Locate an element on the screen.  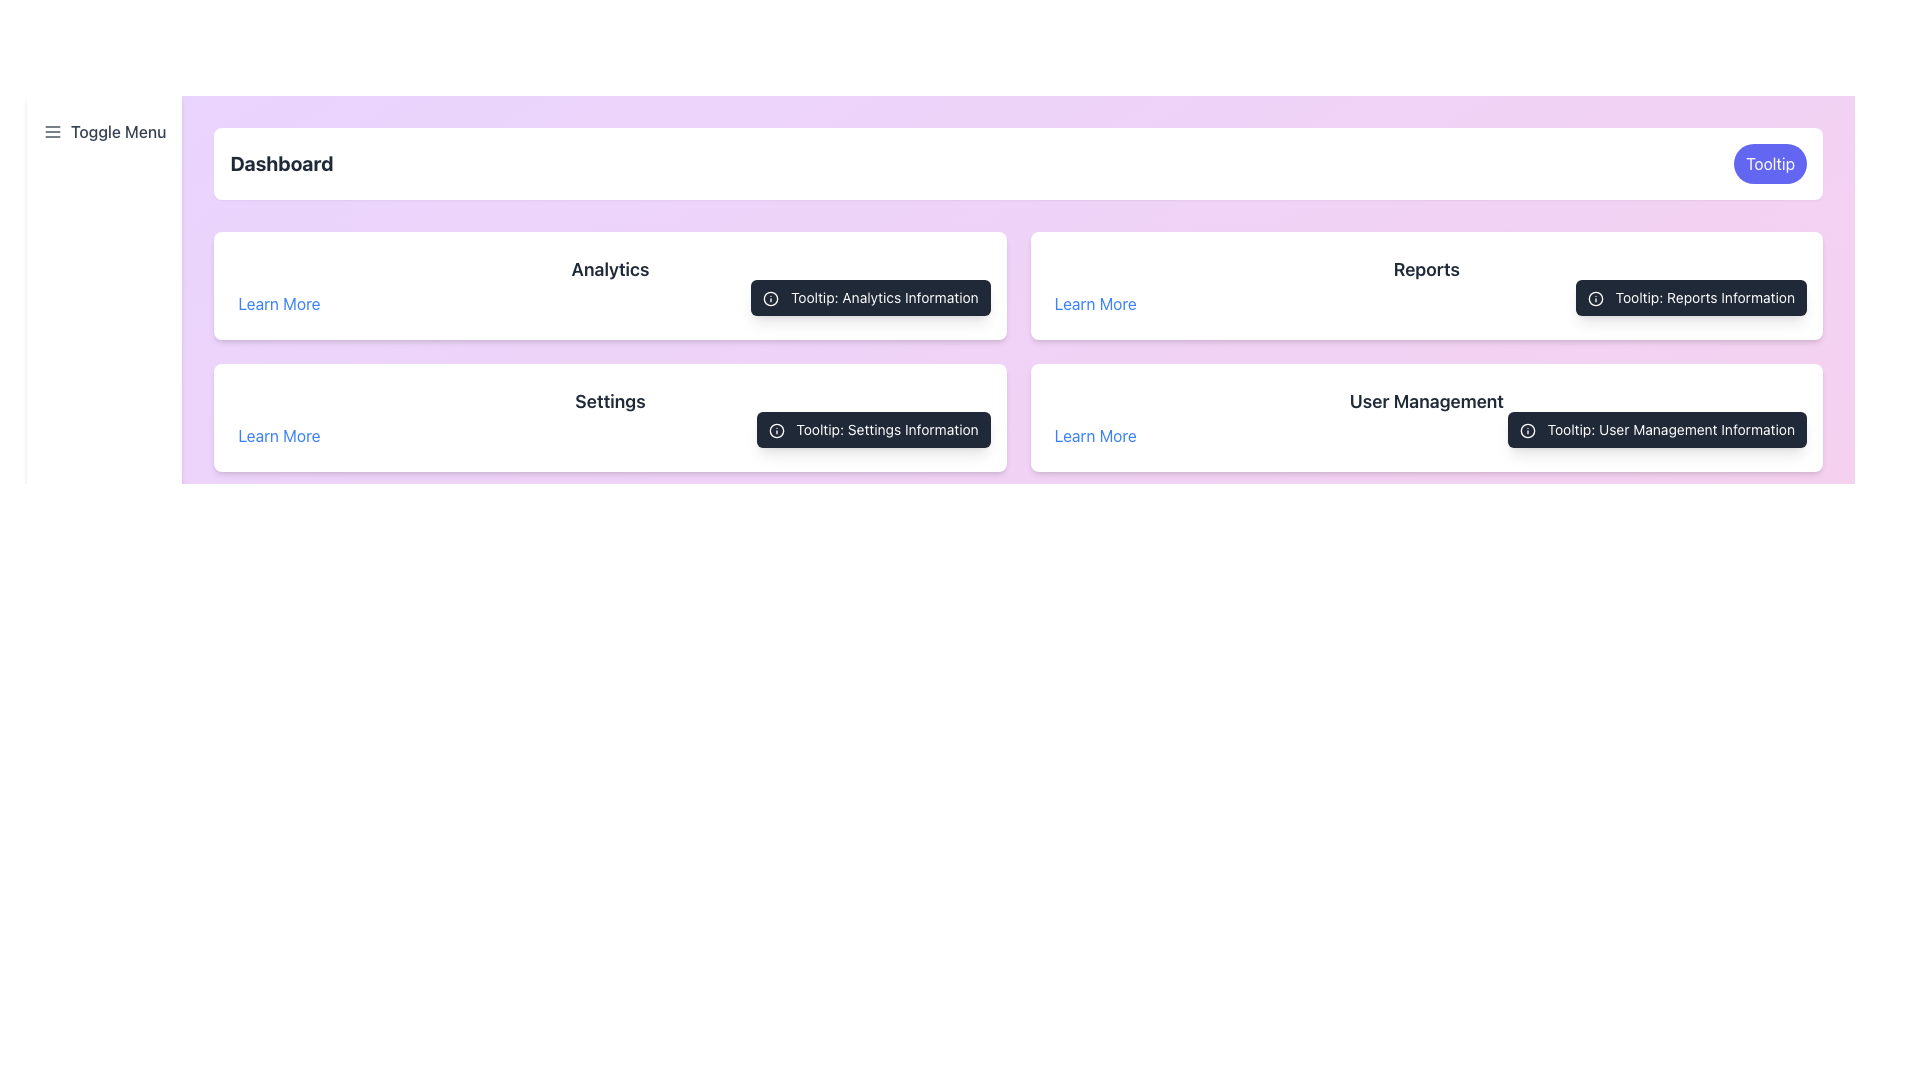
the tooltip associated with 'User Management' located towards the bottom right of the section, next to the 'Learn More' link is located at coordinates (1657, 428).